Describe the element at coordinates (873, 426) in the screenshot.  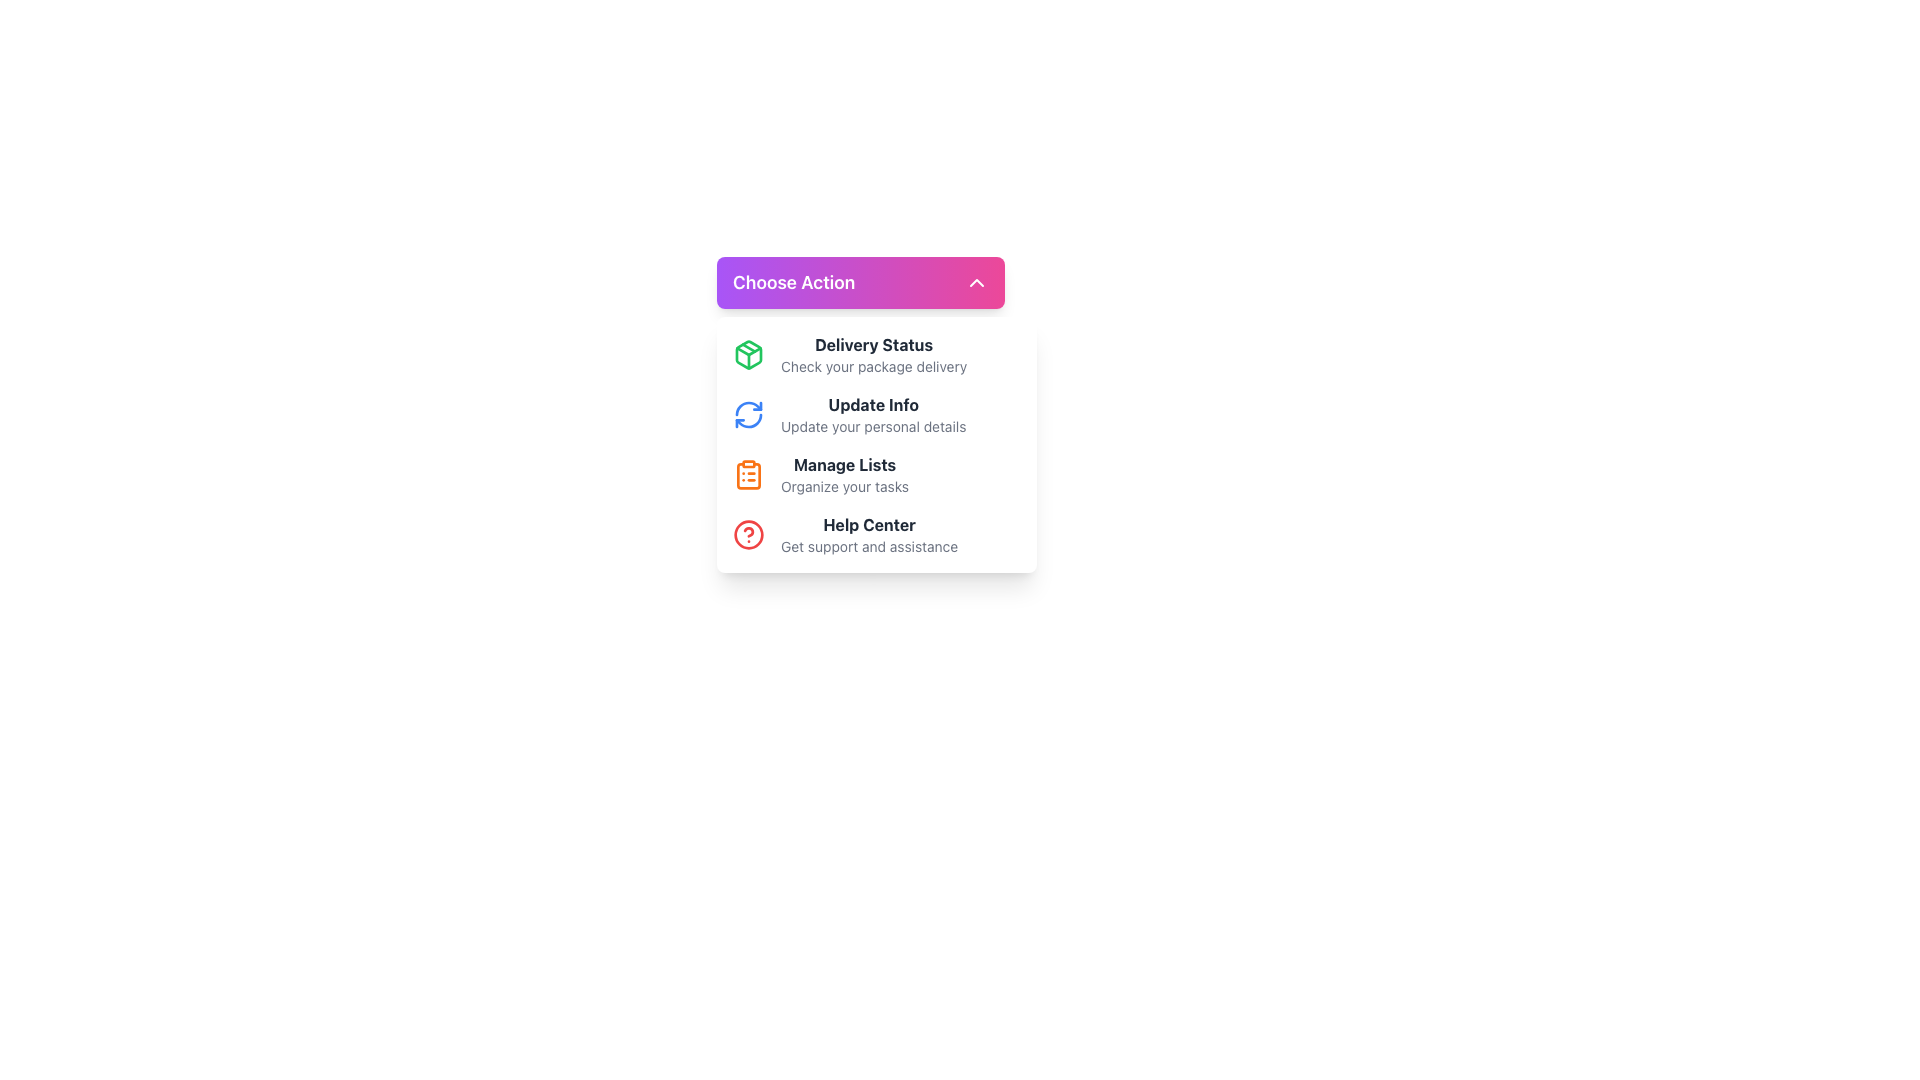
I see `descriptive text label that provides information about the 'Update Info' option, which is located directly under the bold title 'Update Info' in the vertical options menu` at that location.